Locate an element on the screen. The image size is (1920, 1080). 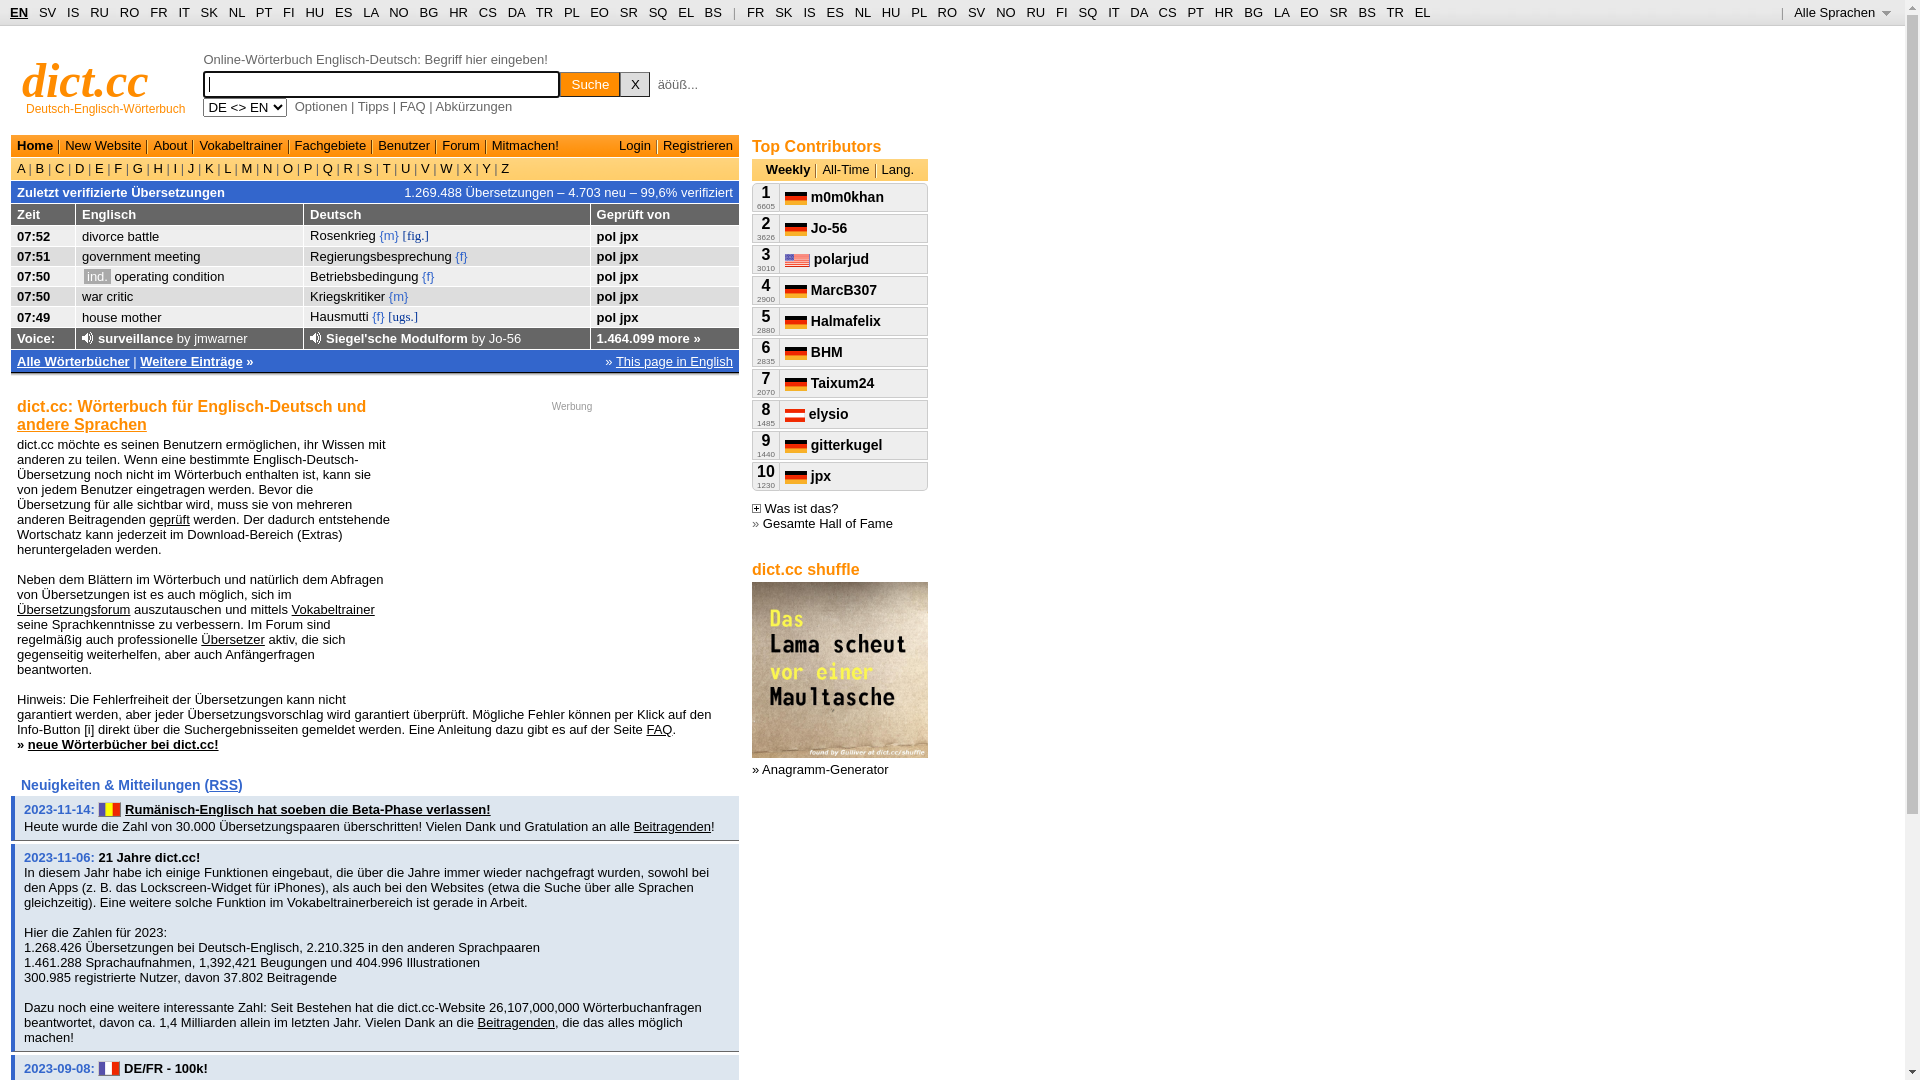
'house mother' is located at coordinates (120, 316).